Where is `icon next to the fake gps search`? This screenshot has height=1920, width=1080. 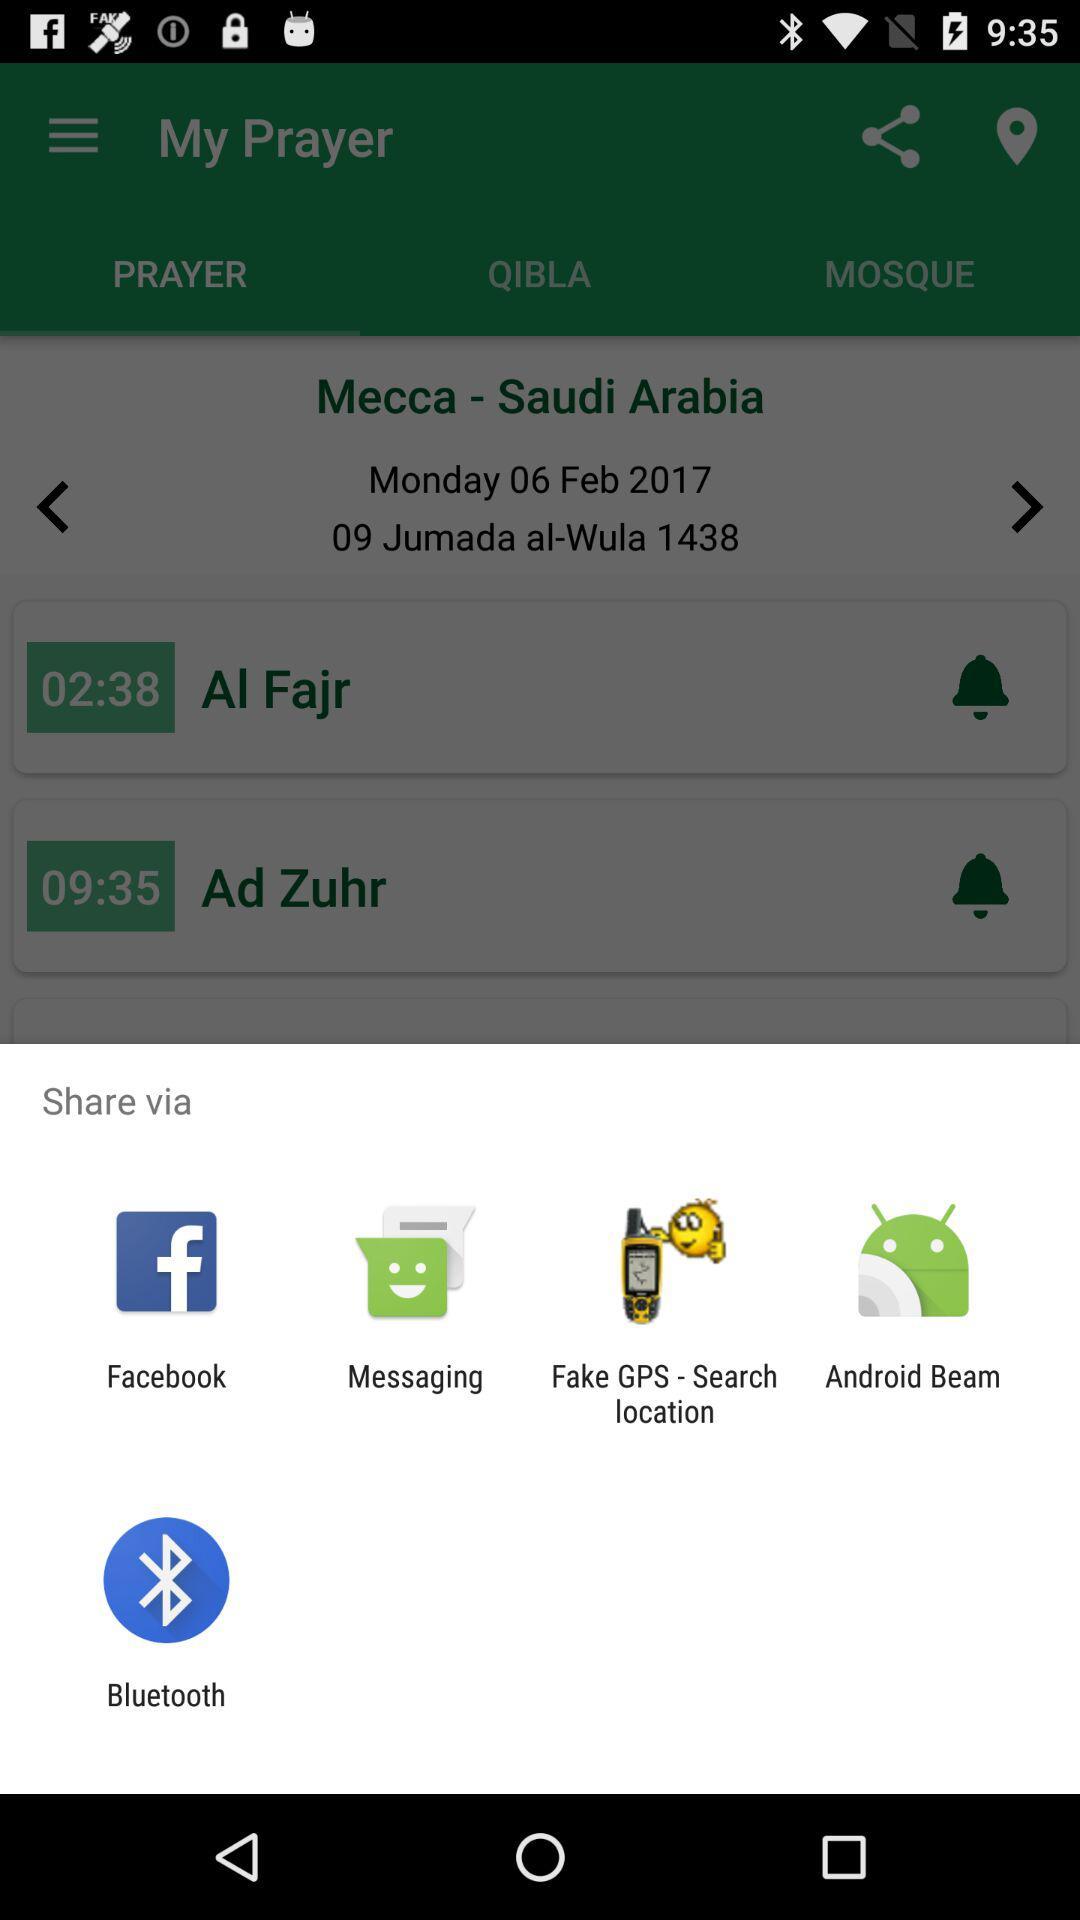
icon next to the fake gps search is located at coordinates (414, 1392).